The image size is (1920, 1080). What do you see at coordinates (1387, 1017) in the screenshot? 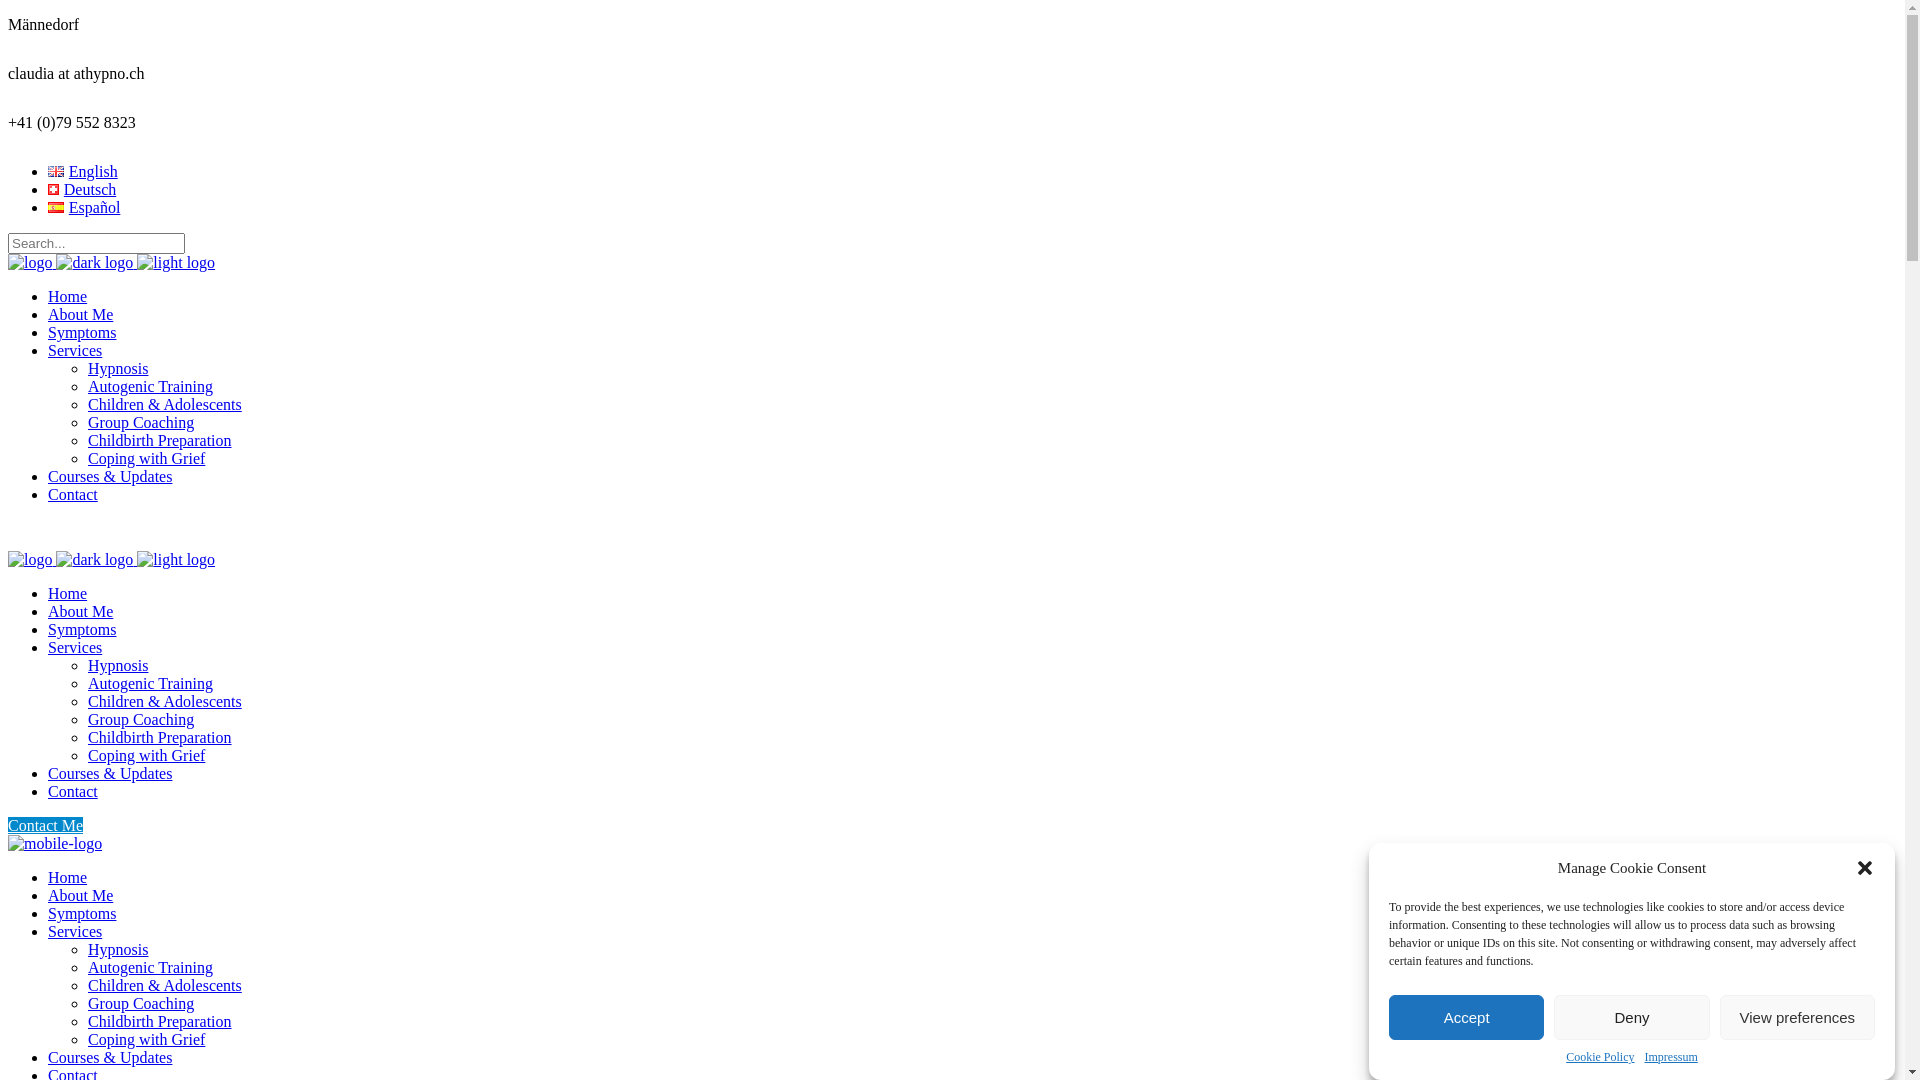
I see `'Accept'` at bounding box center [1387, 1017].